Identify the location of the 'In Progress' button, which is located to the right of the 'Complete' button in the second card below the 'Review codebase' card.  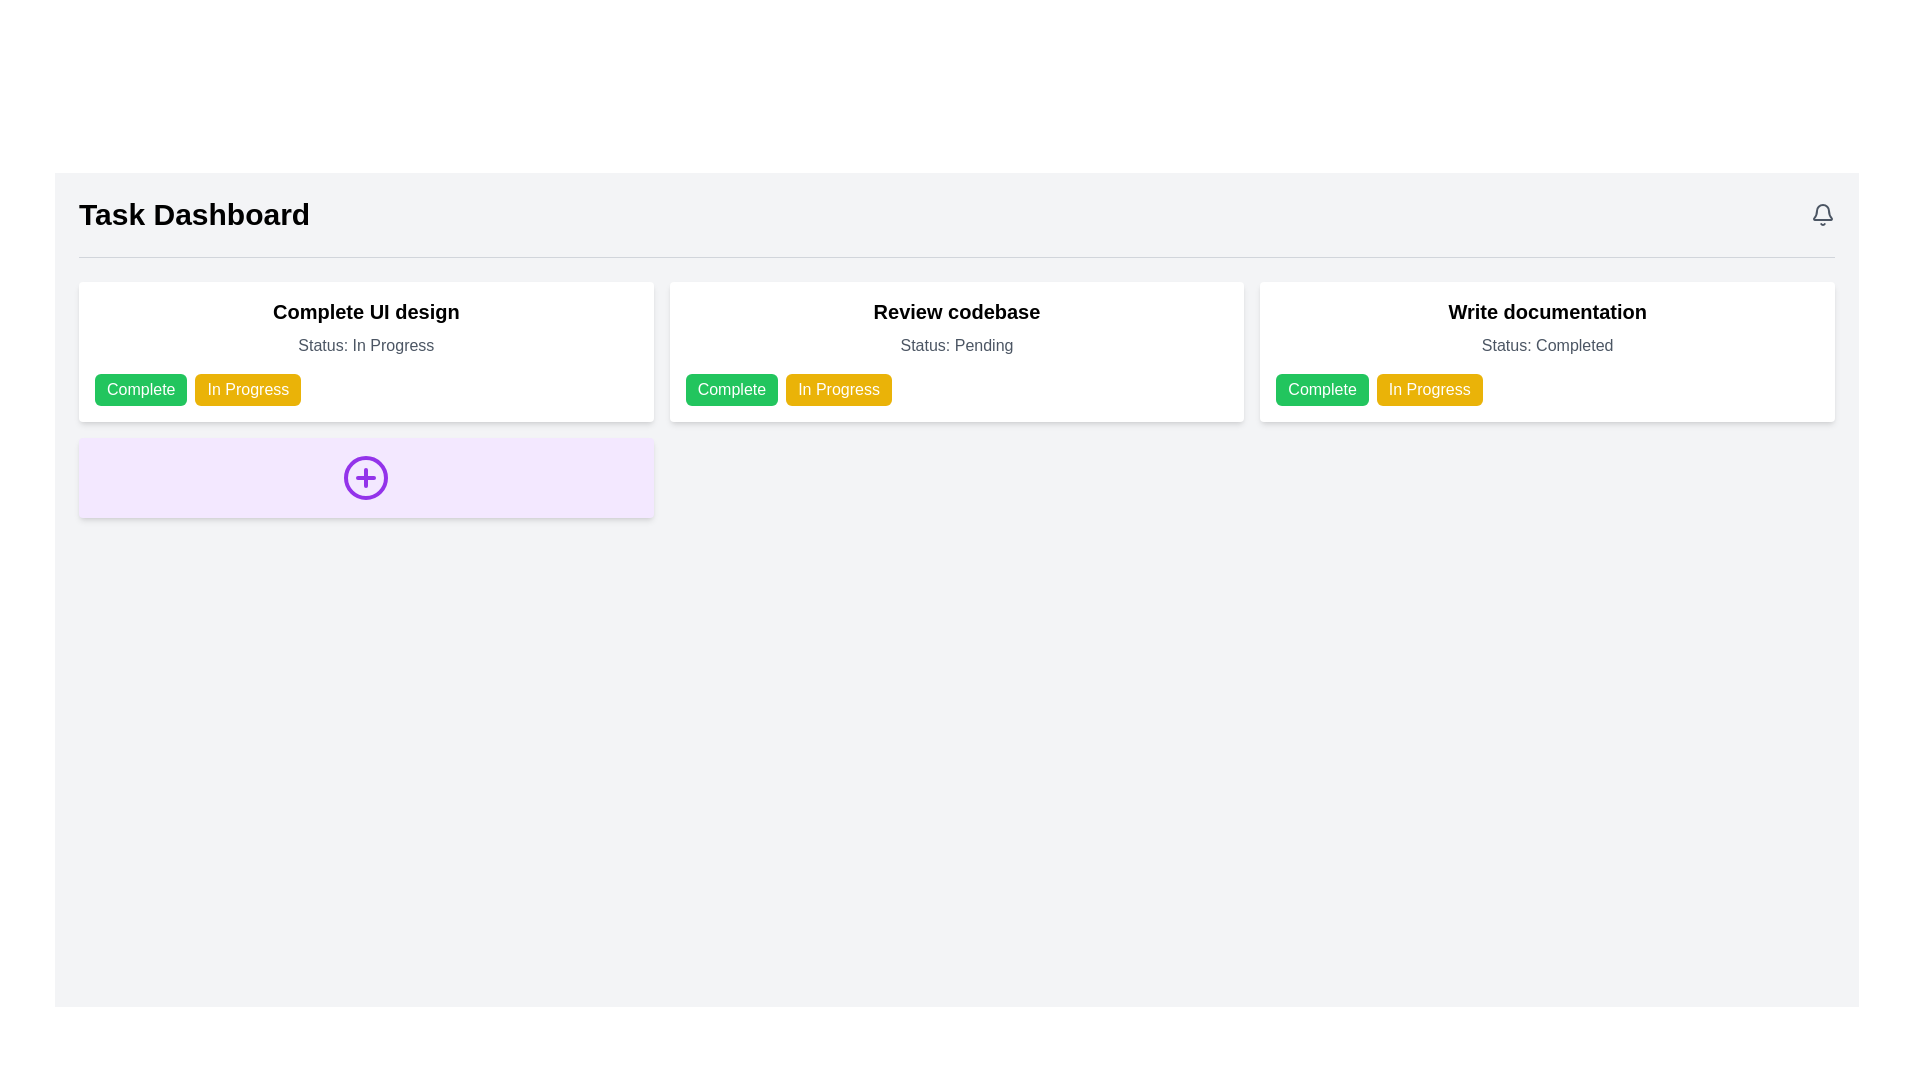
(839, 389).